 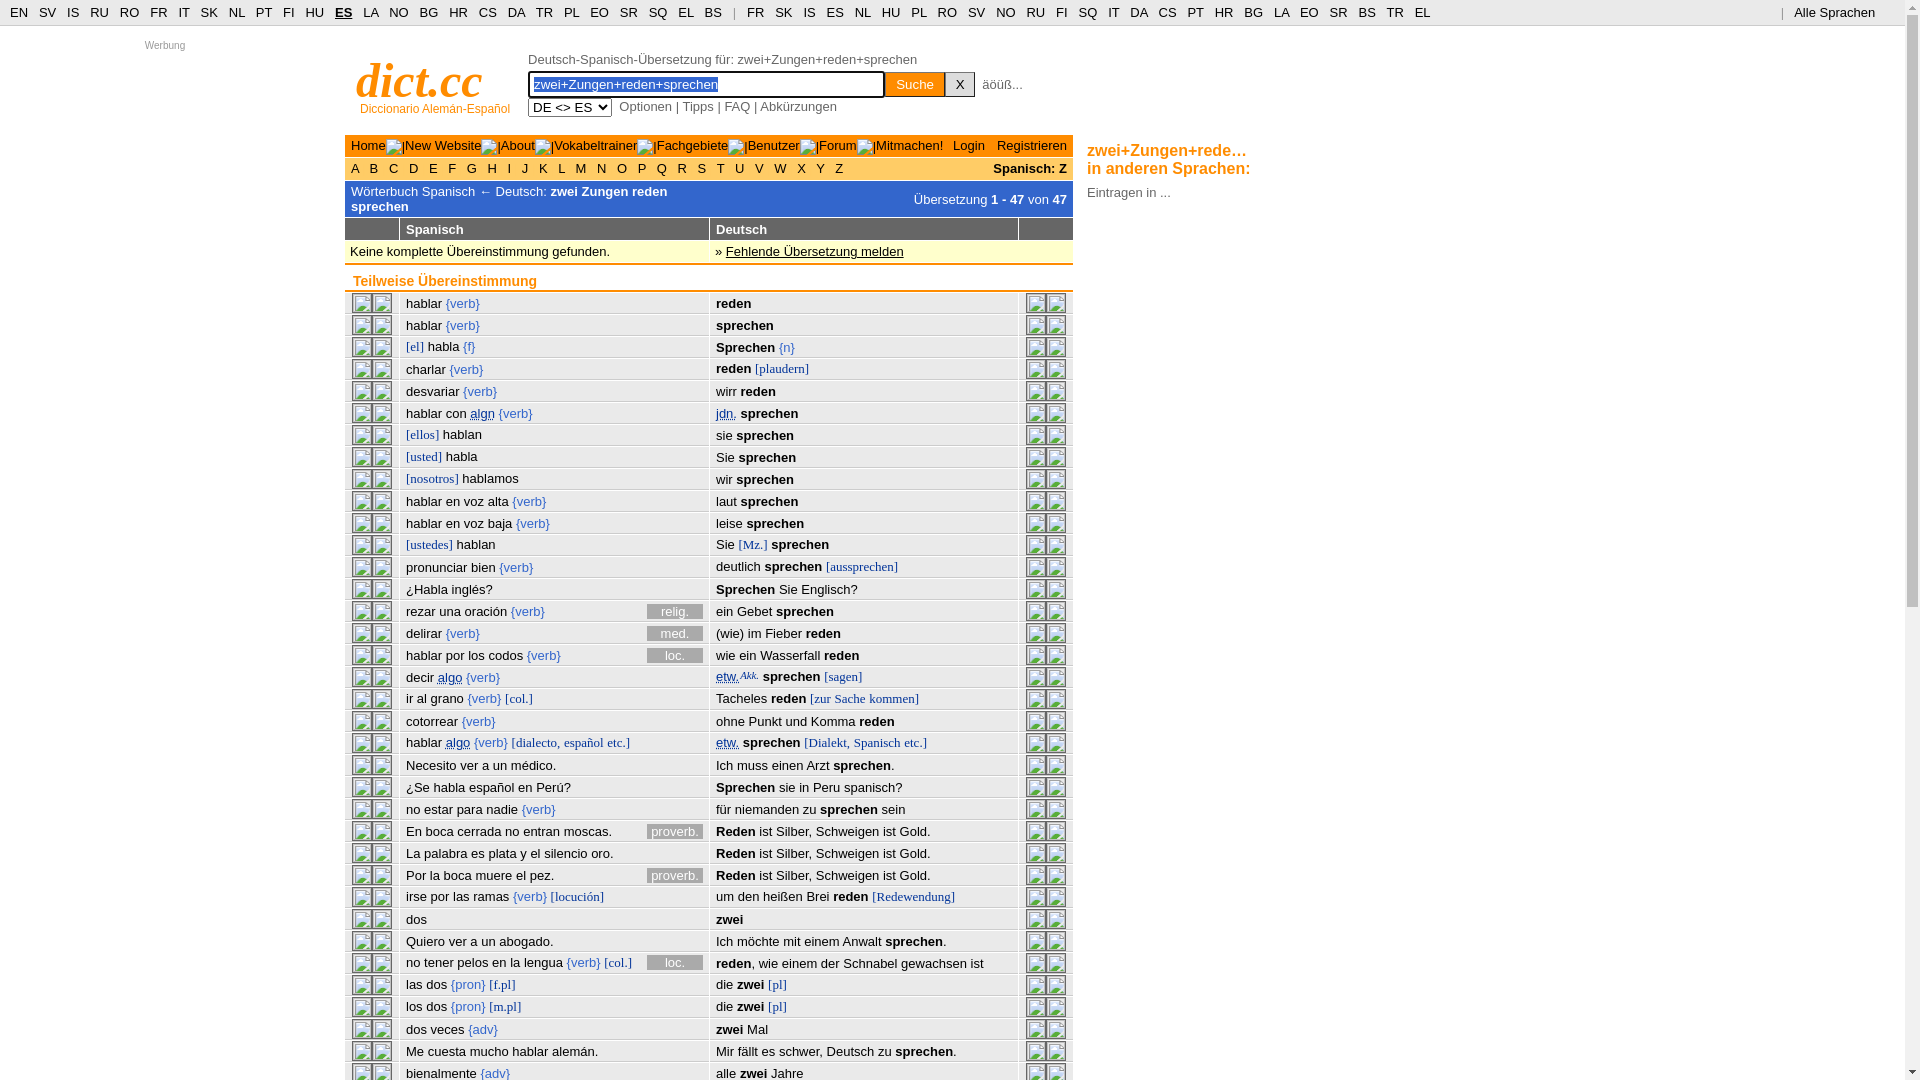 I want to click on 'SR', so click(x=627, y=12).